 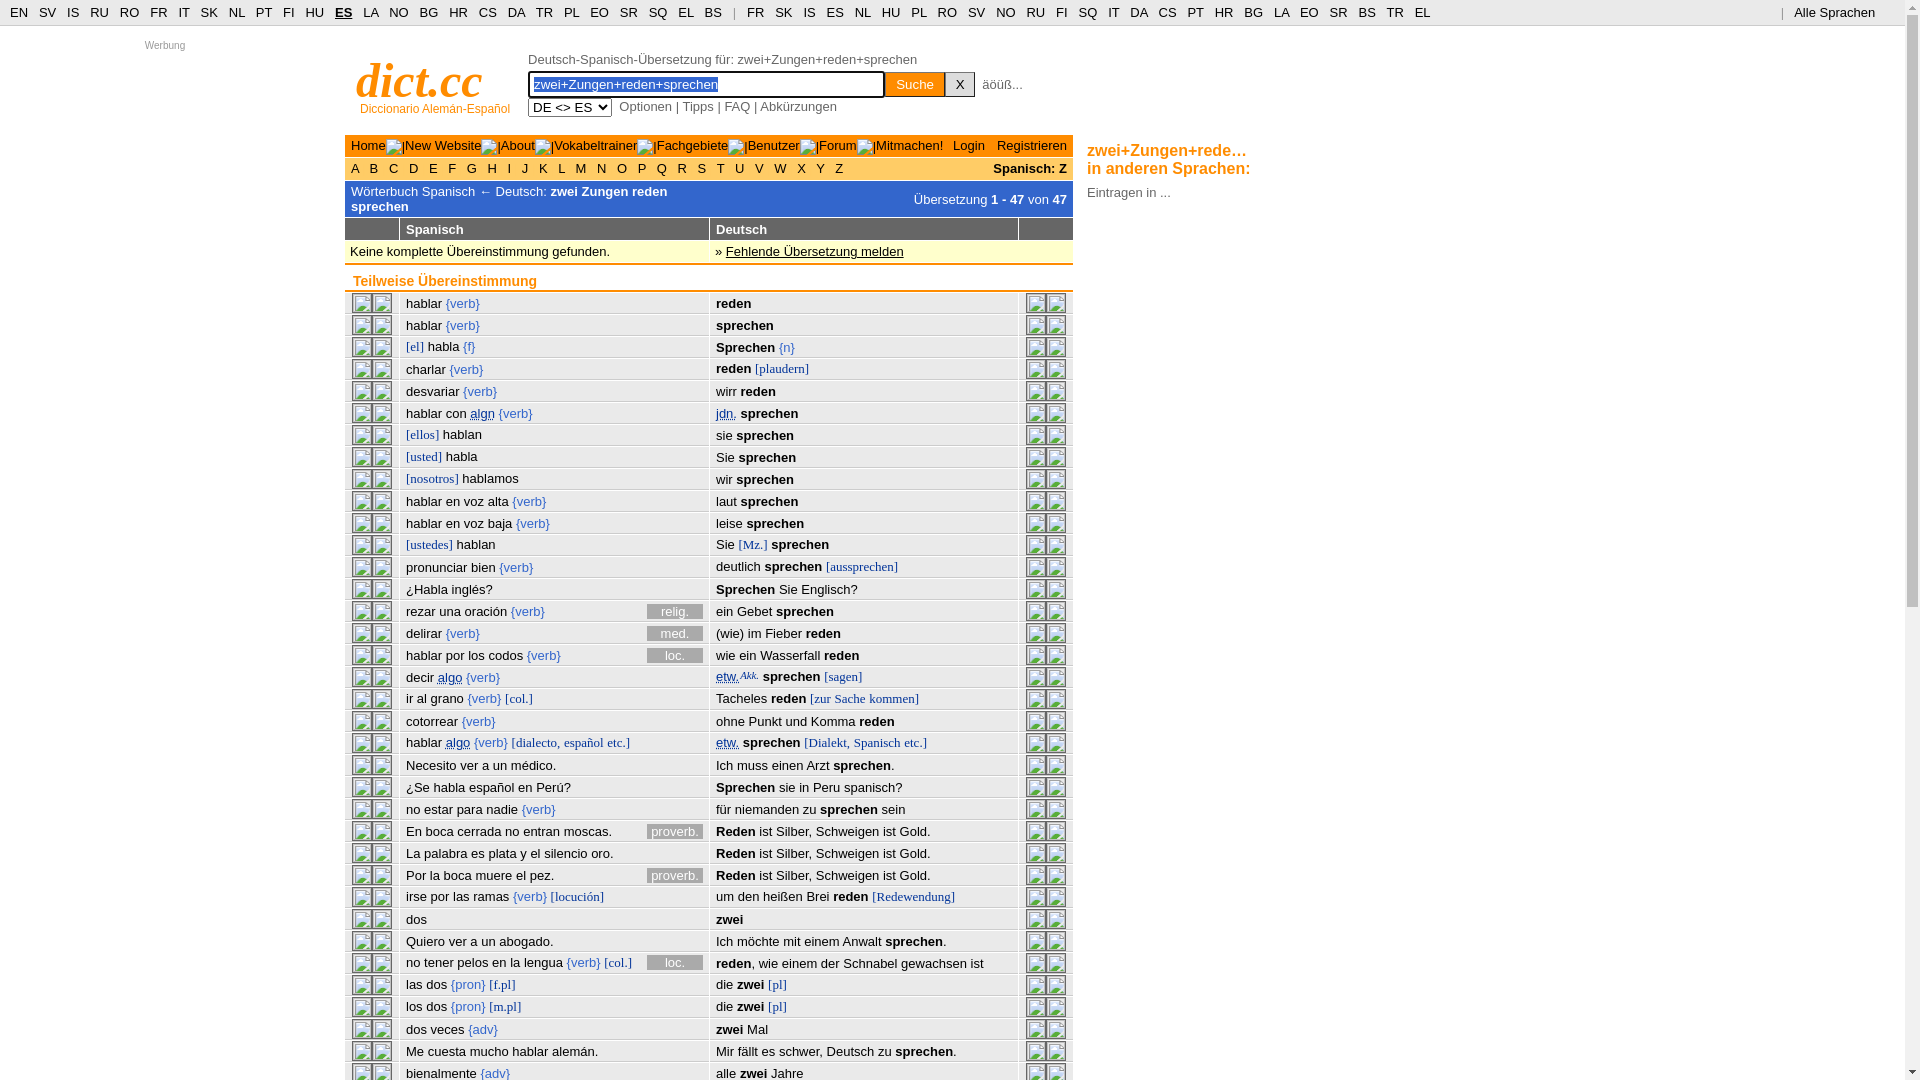 I want to click on 'SR', so click(x=627, y=12).